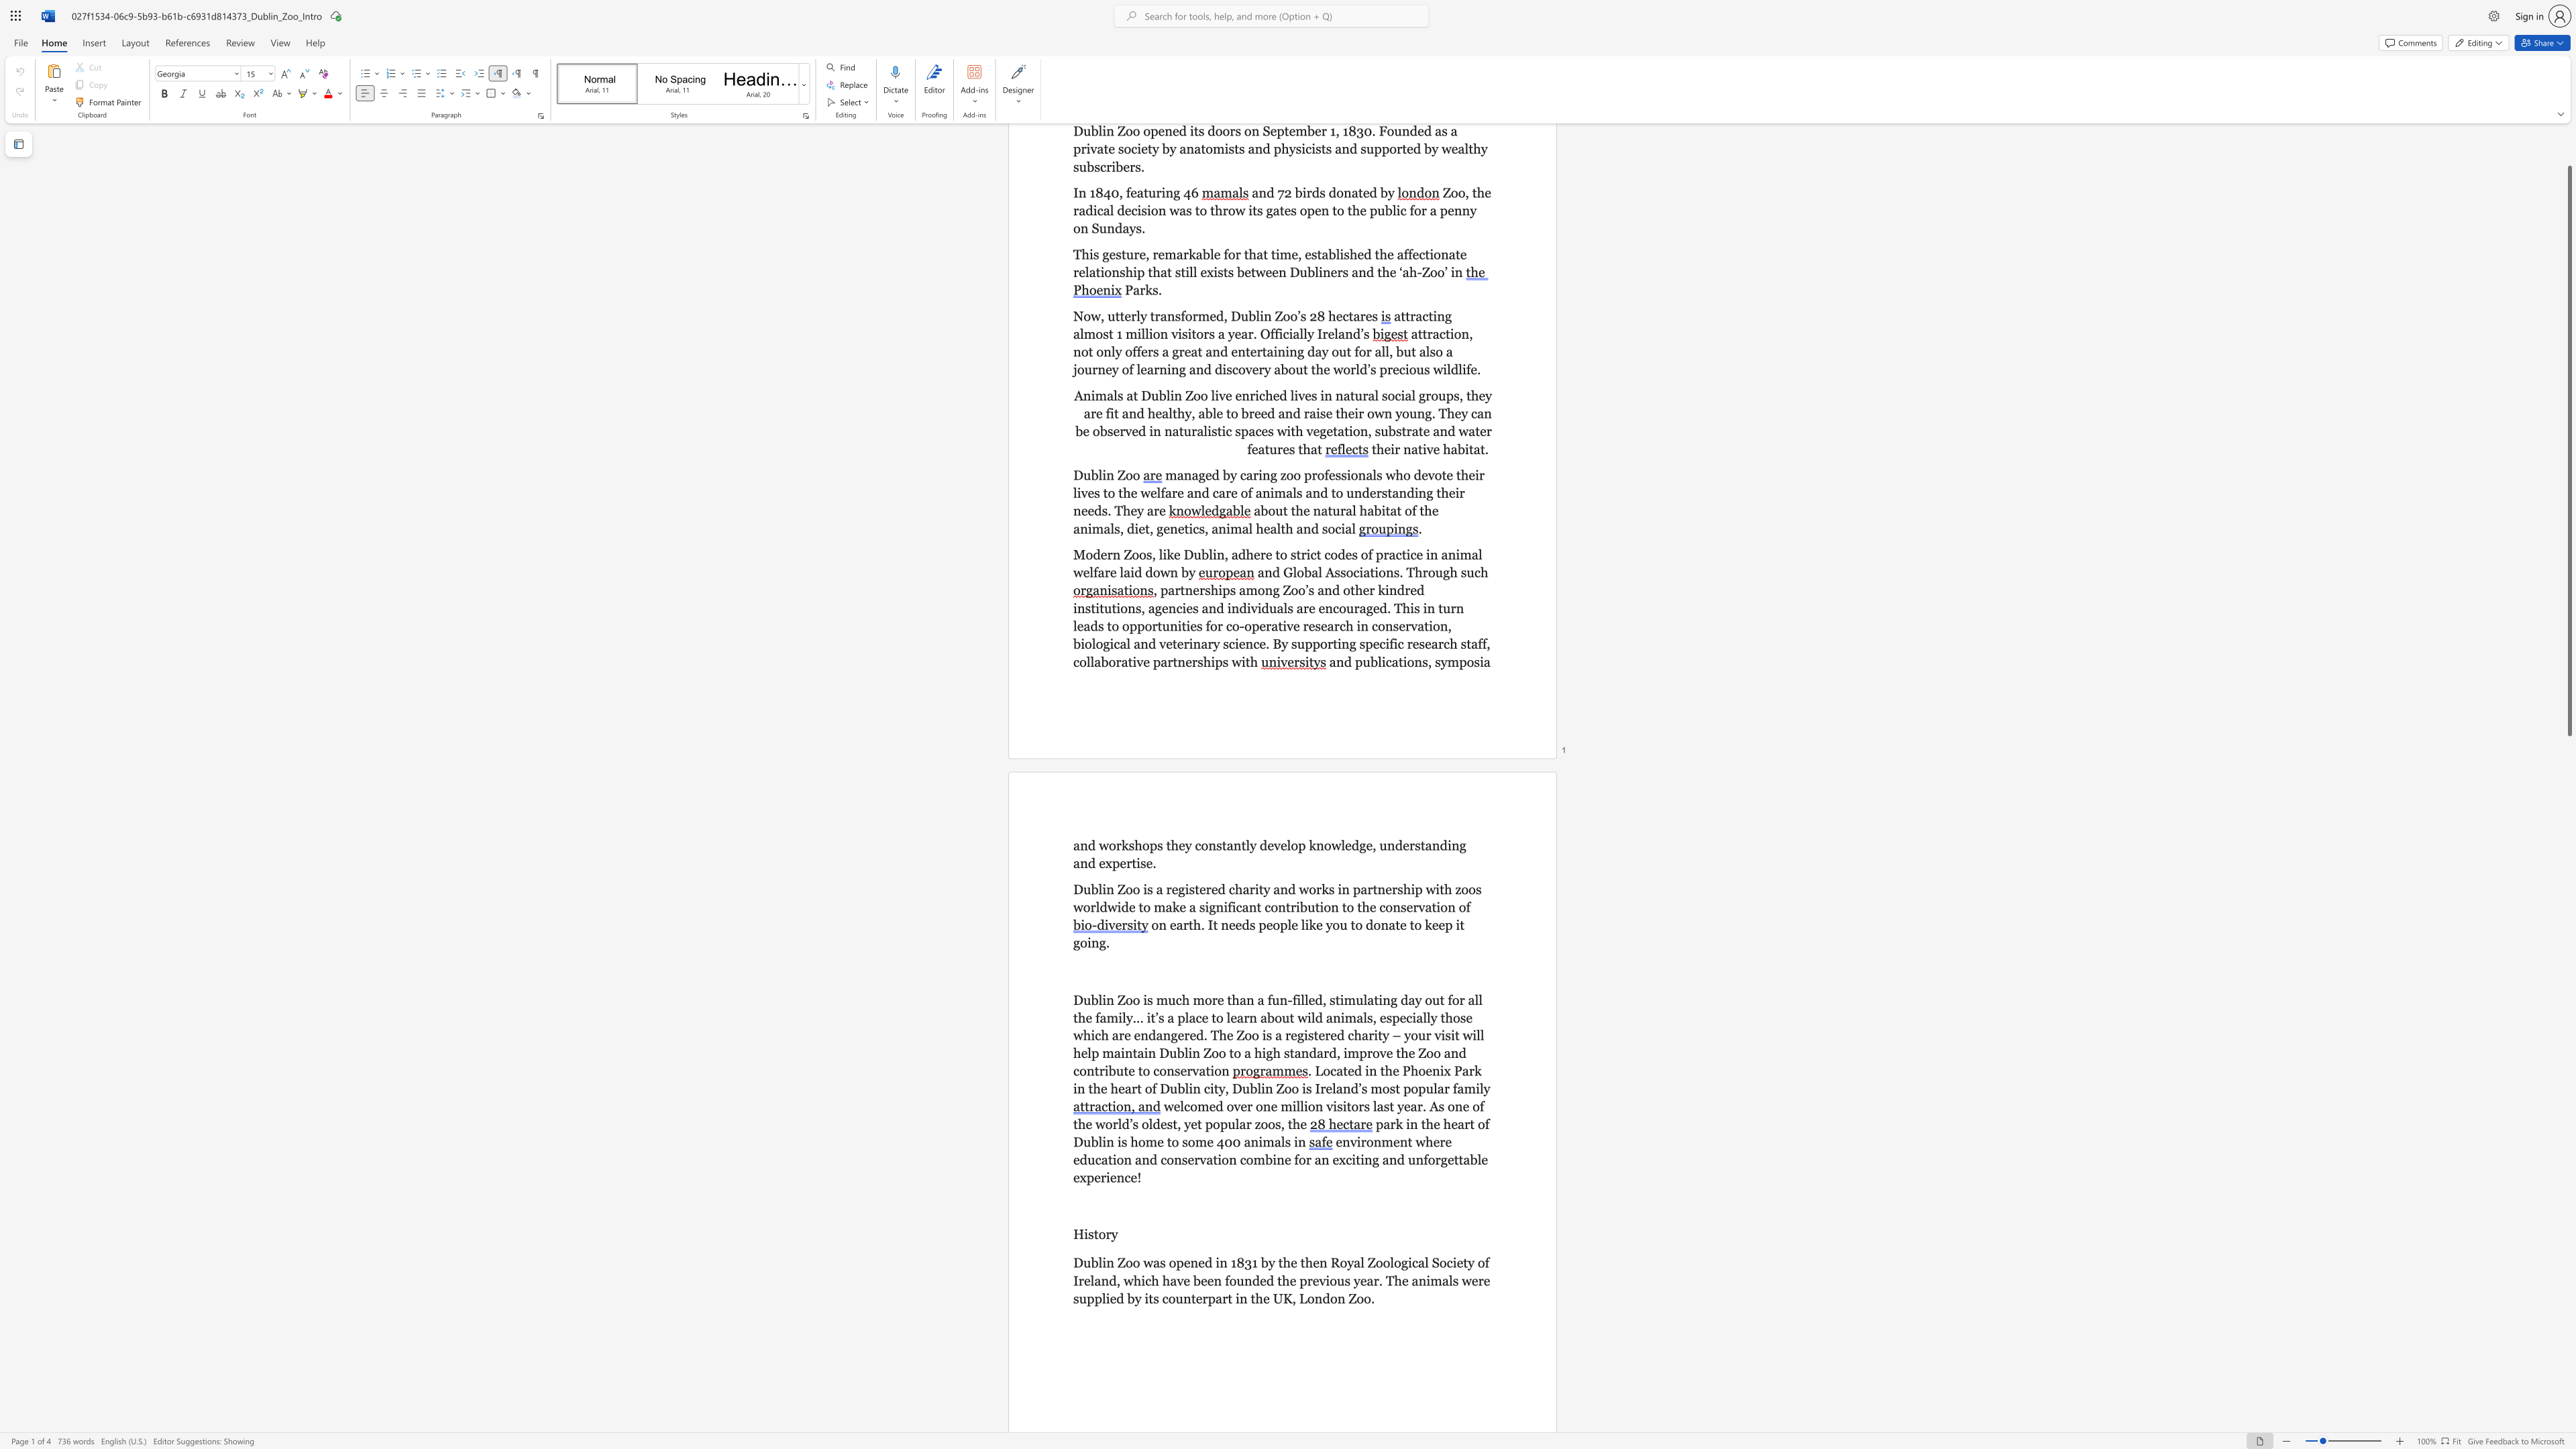  Describe the element at coordinates (1144, 332) in the screenshot. I see `the subset text "lion visitors a year. Officially Ir" within the text "attracting almost 1 million visitors a year. Officially Ireland’s"` at that location.